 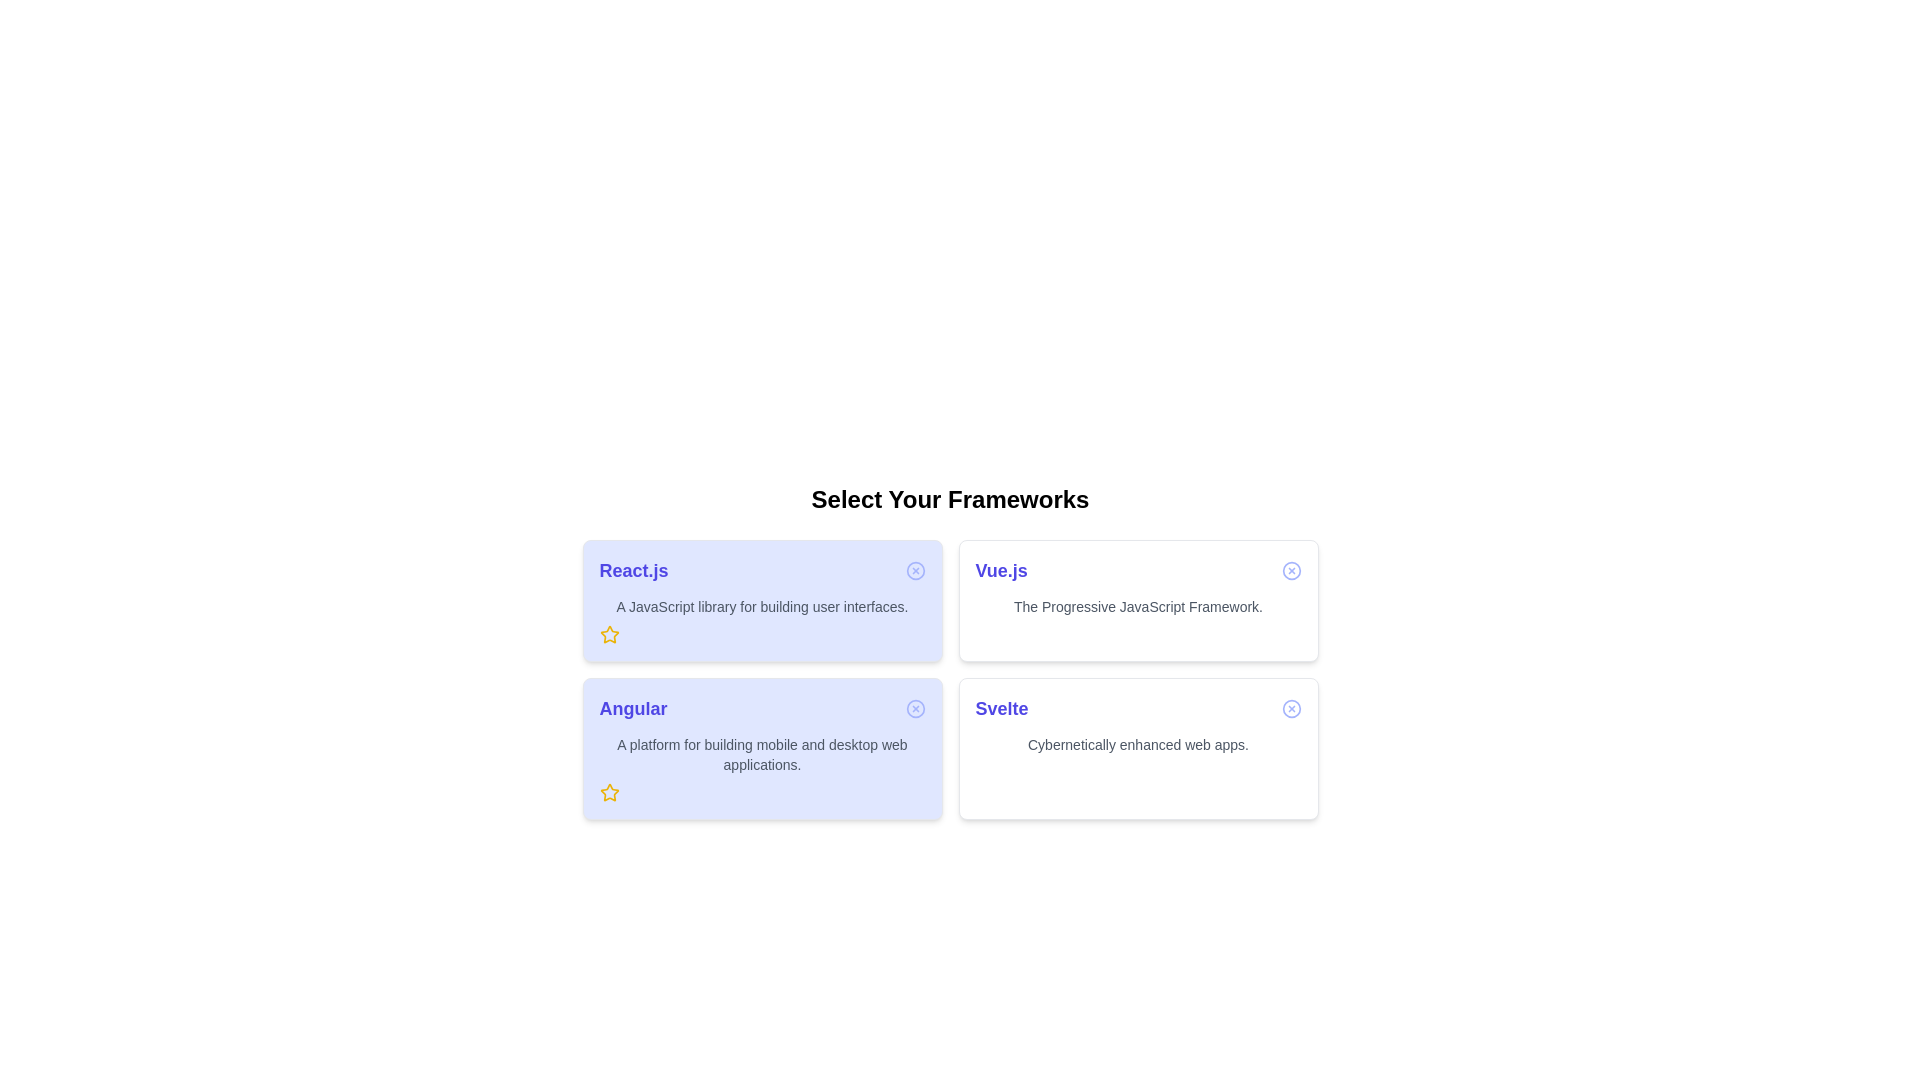 What do you see at coordinates (914, 570) in the screenshot?
I see `close button on the chip labeled React.js to remove it` at bounding box center [914, 570].